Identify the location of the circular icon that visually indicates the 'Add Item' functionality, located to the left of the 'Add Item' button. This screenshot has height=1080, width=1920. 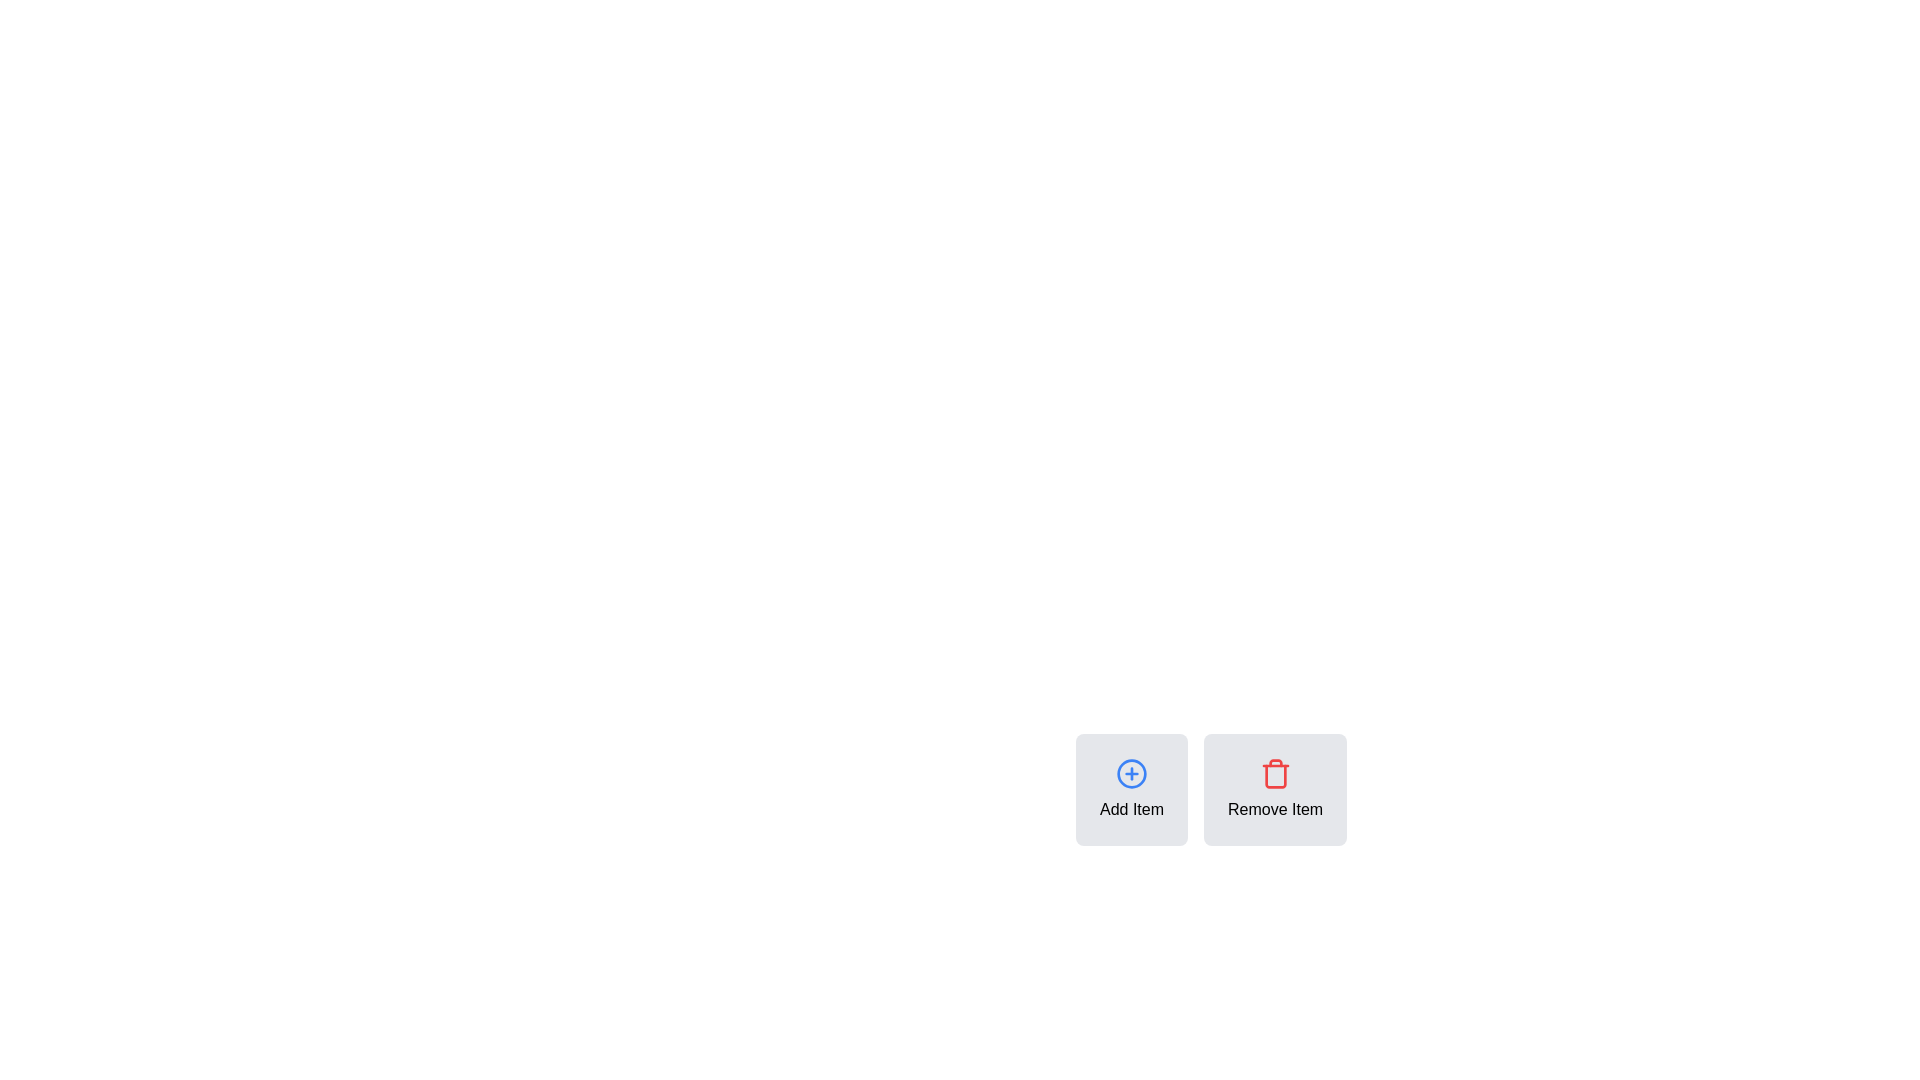
(1132, 773).